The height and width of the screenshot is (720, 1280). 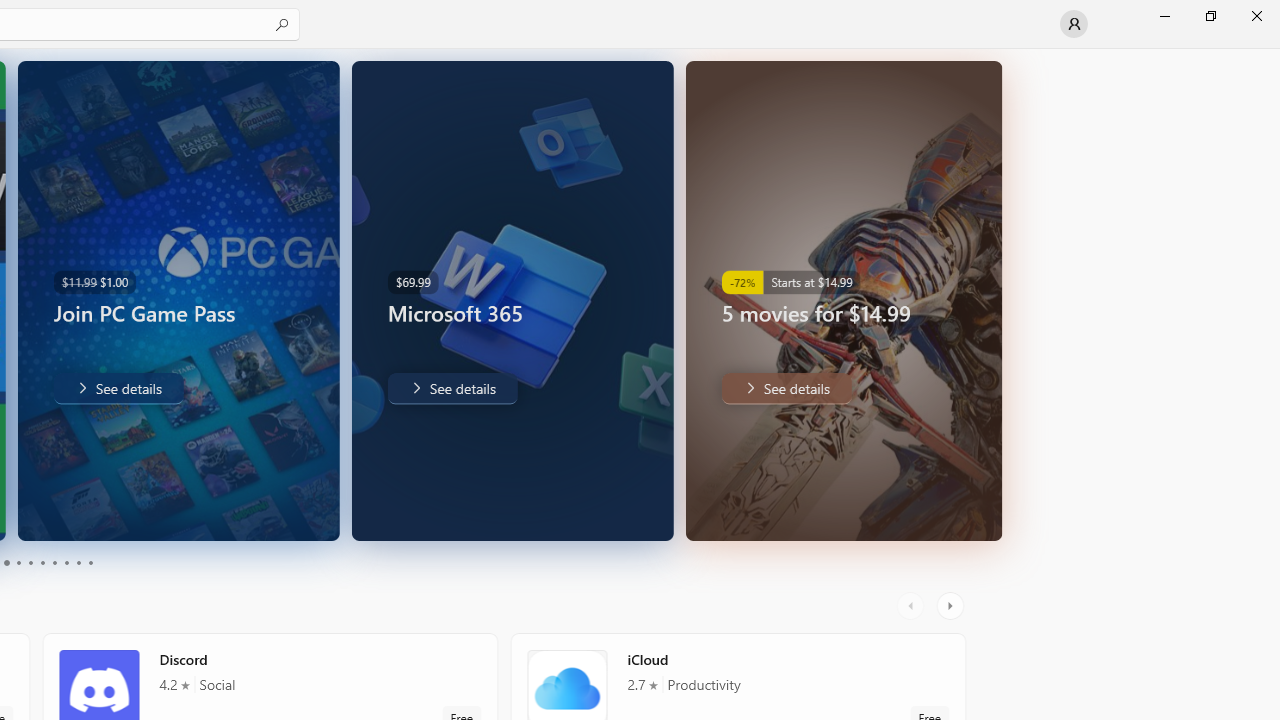 What do you see at coordinates (54, 563) in the screenshot?
I see `'Page 7'` at bounding box center [54, 563].